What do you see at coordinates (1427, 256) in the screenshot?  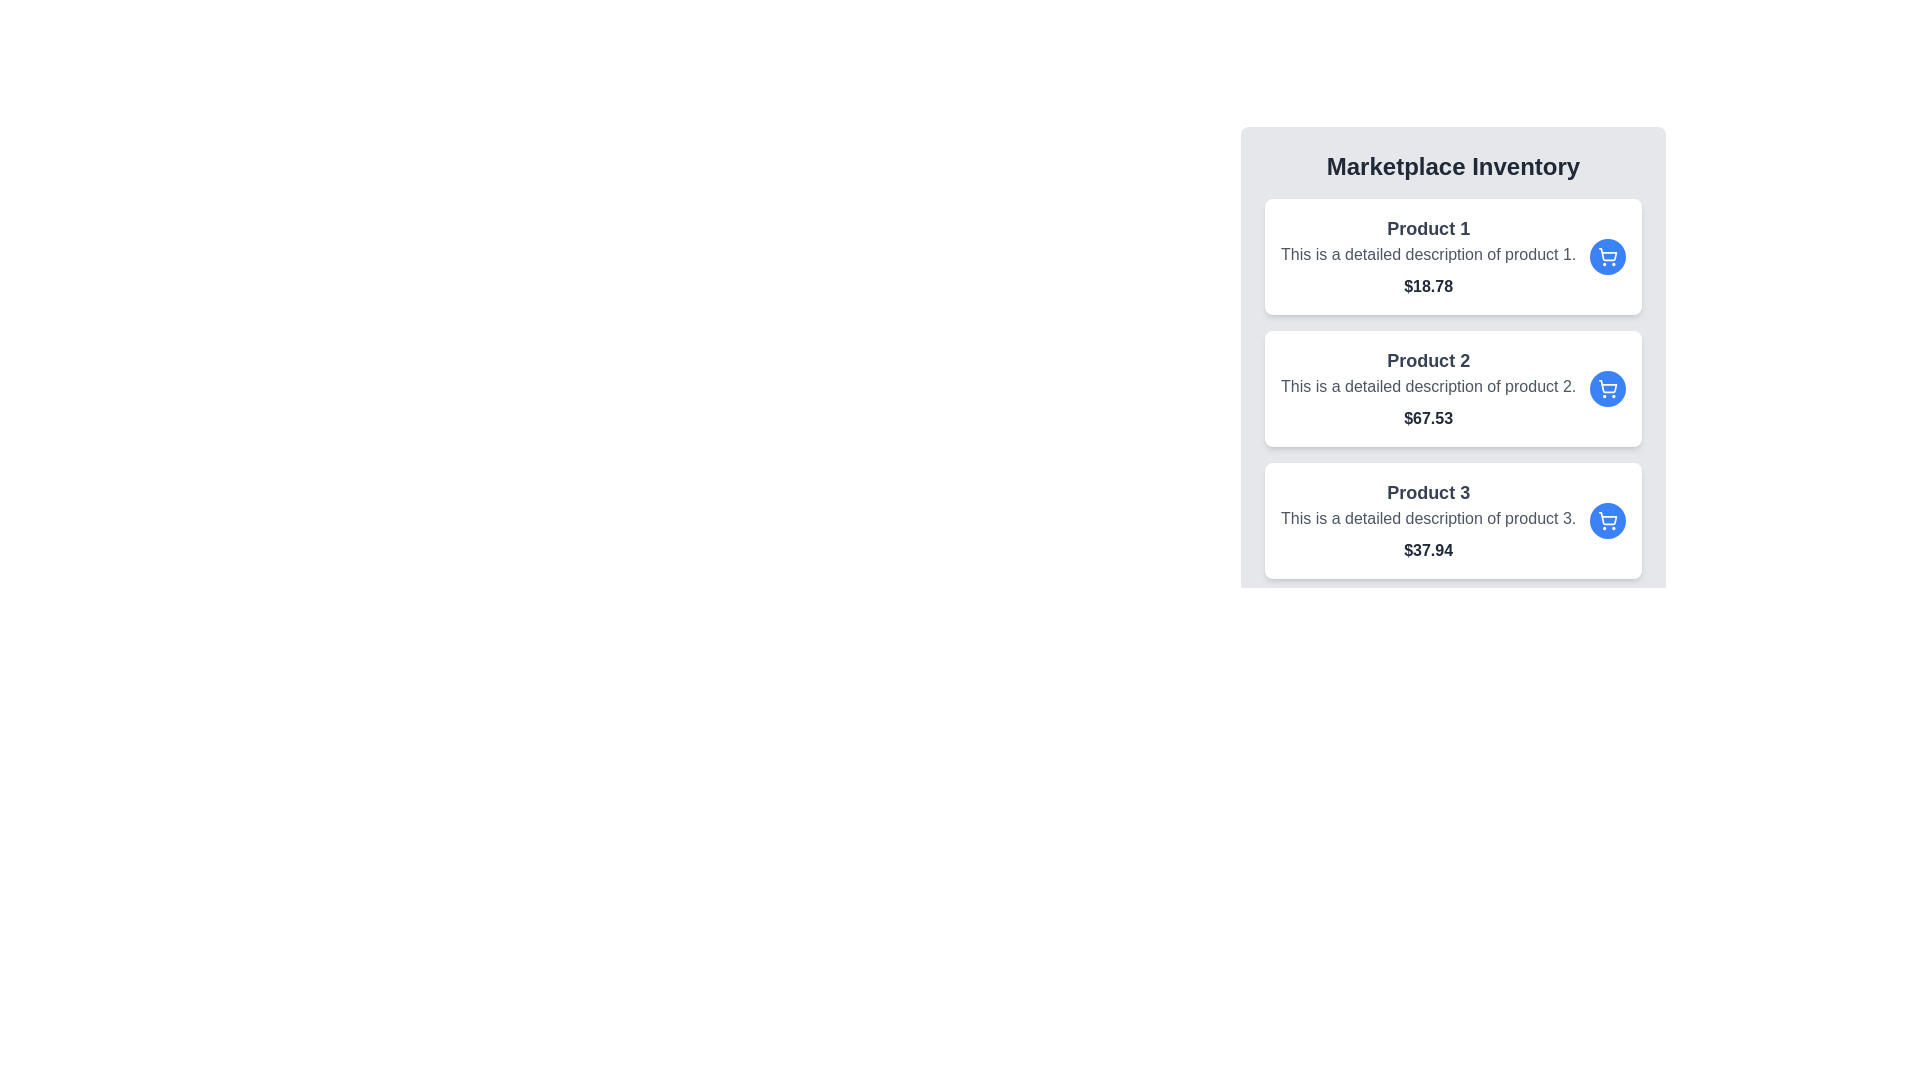 I see `the first Text Label Block in the product inventory list, which displays the product's name, description, and price, located at the top of the right-side panel` at bounding box center [1427, 256].